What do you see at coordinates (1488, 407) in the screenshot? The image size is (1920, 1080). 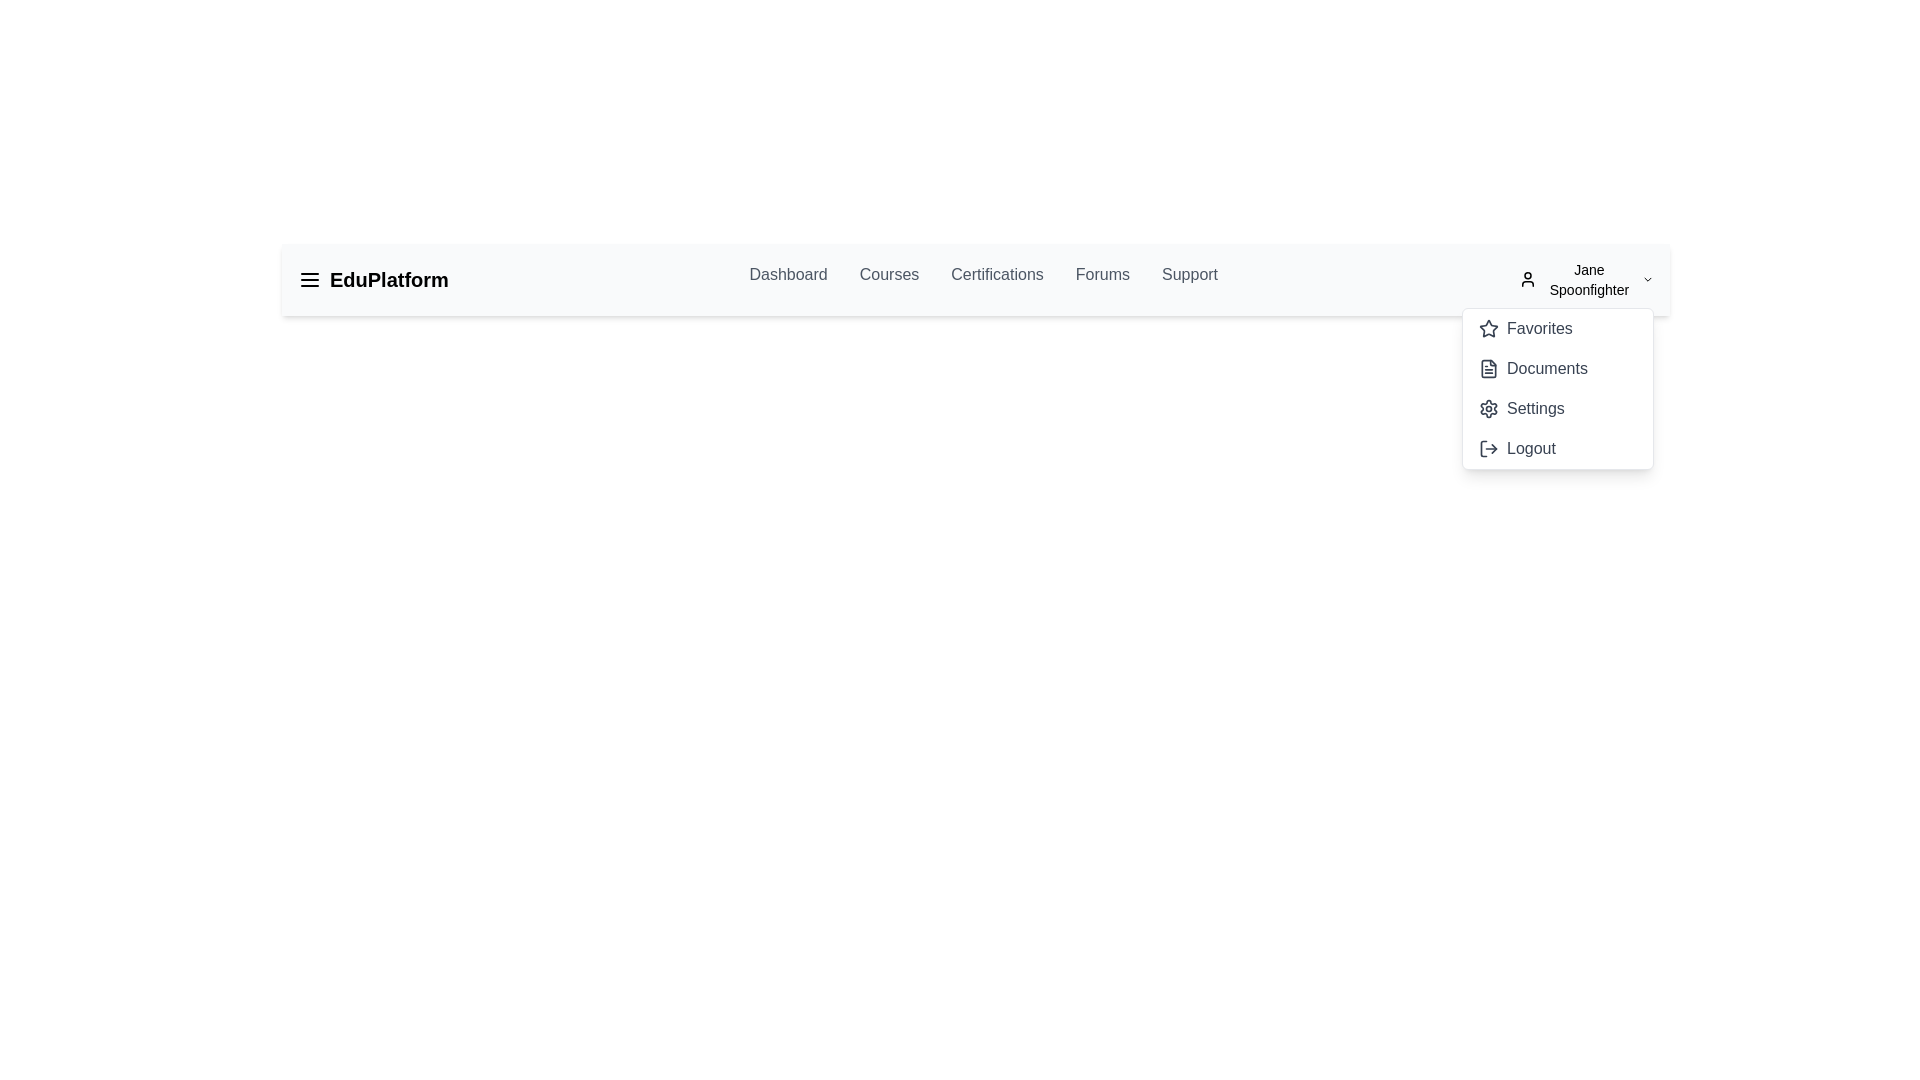 I see `the 'Settings' icon located in the upper-right corner dropdown menu, which allows users to navigate to account or application settings` at bounding box center [1488, 407].